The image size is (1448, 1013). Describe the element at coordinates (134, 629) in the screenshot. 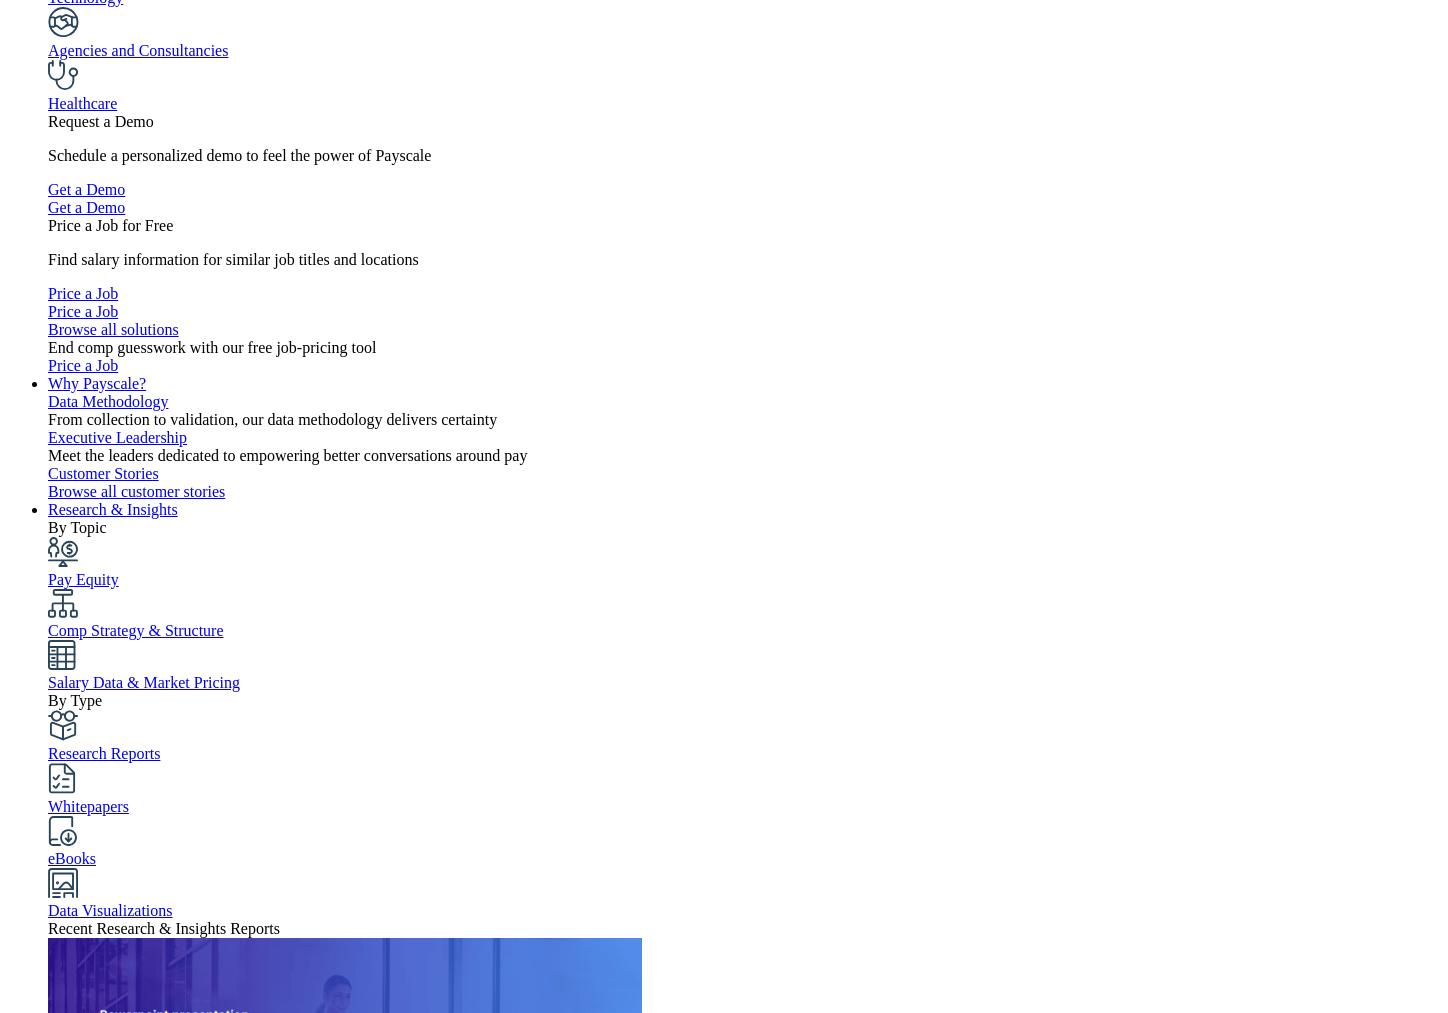

I see `'Comp Strategy & Structure'` at that location.